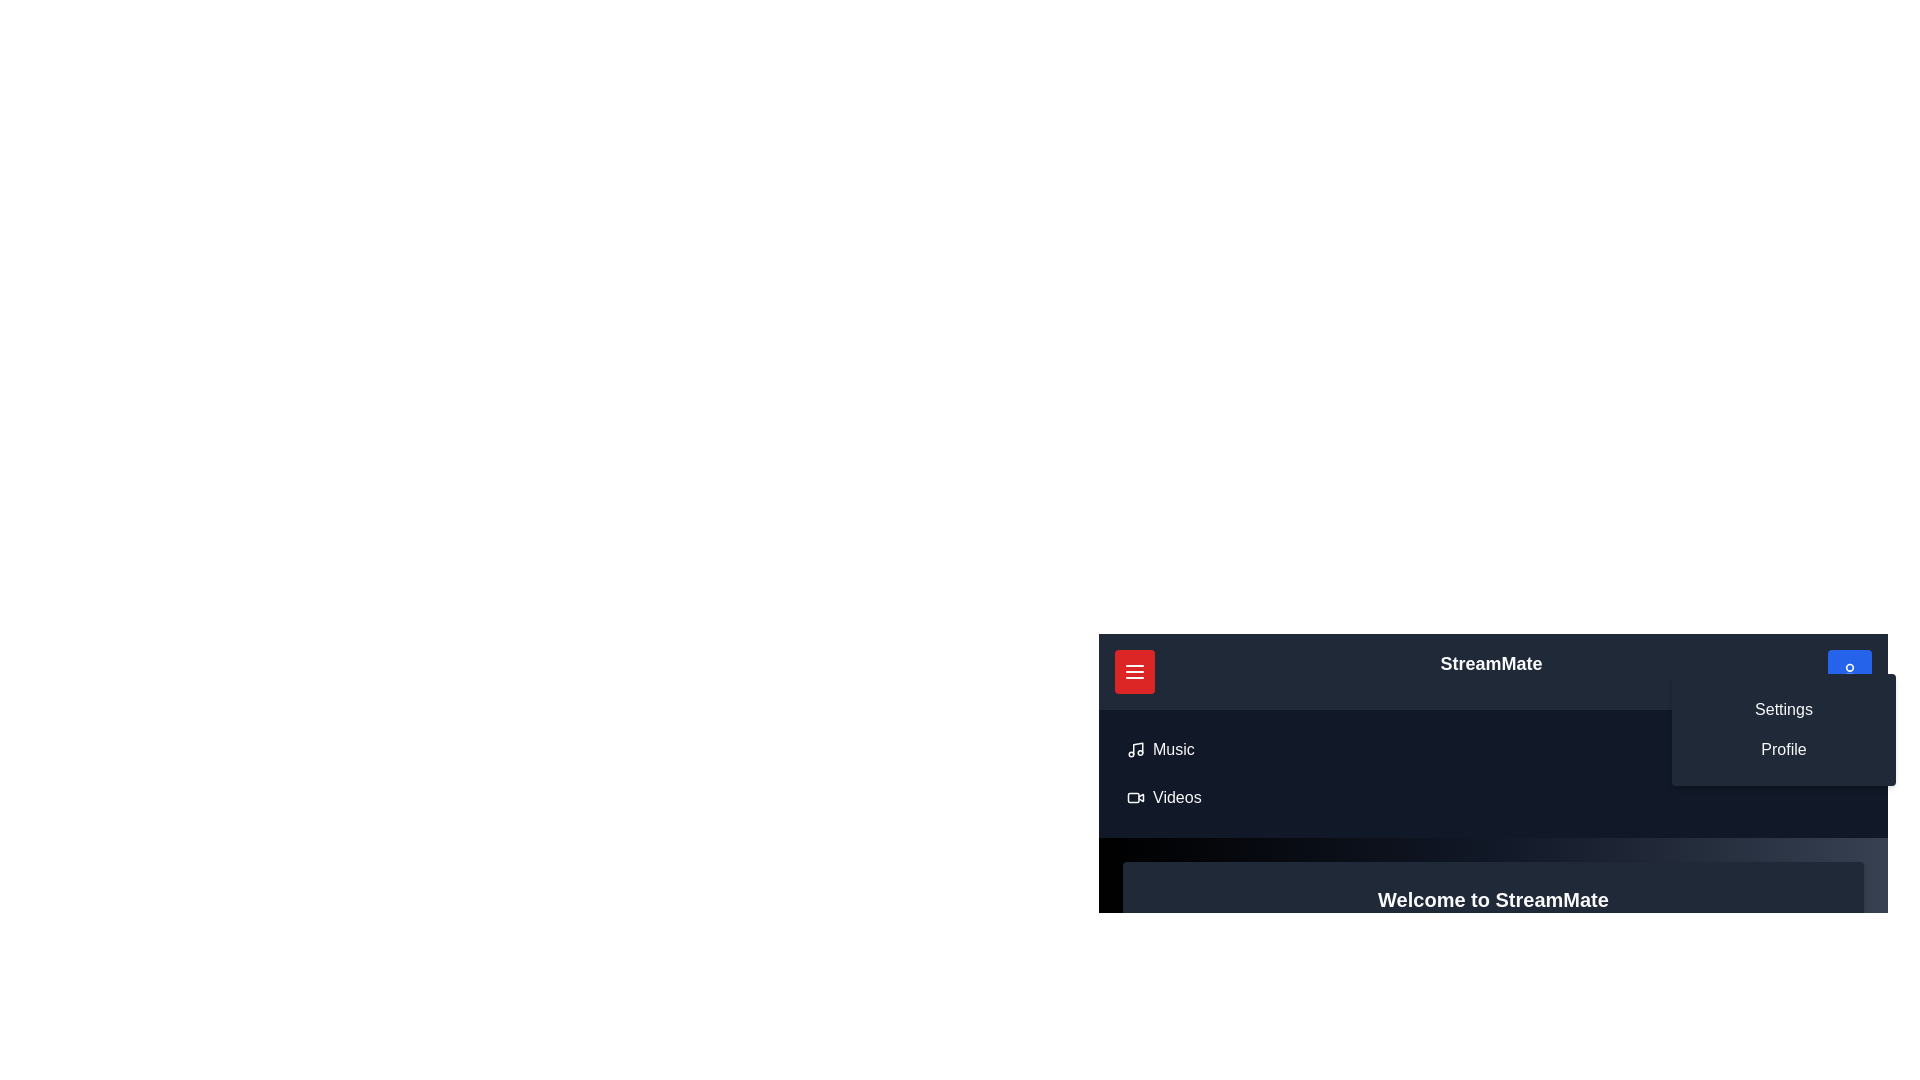 The image size is (1920, 1080). What do you see at coordinates (1134, 671) in the screenshot?
I see `red button with the menu icon to toggle the menu visibility` at bounding box center [1134, 671].